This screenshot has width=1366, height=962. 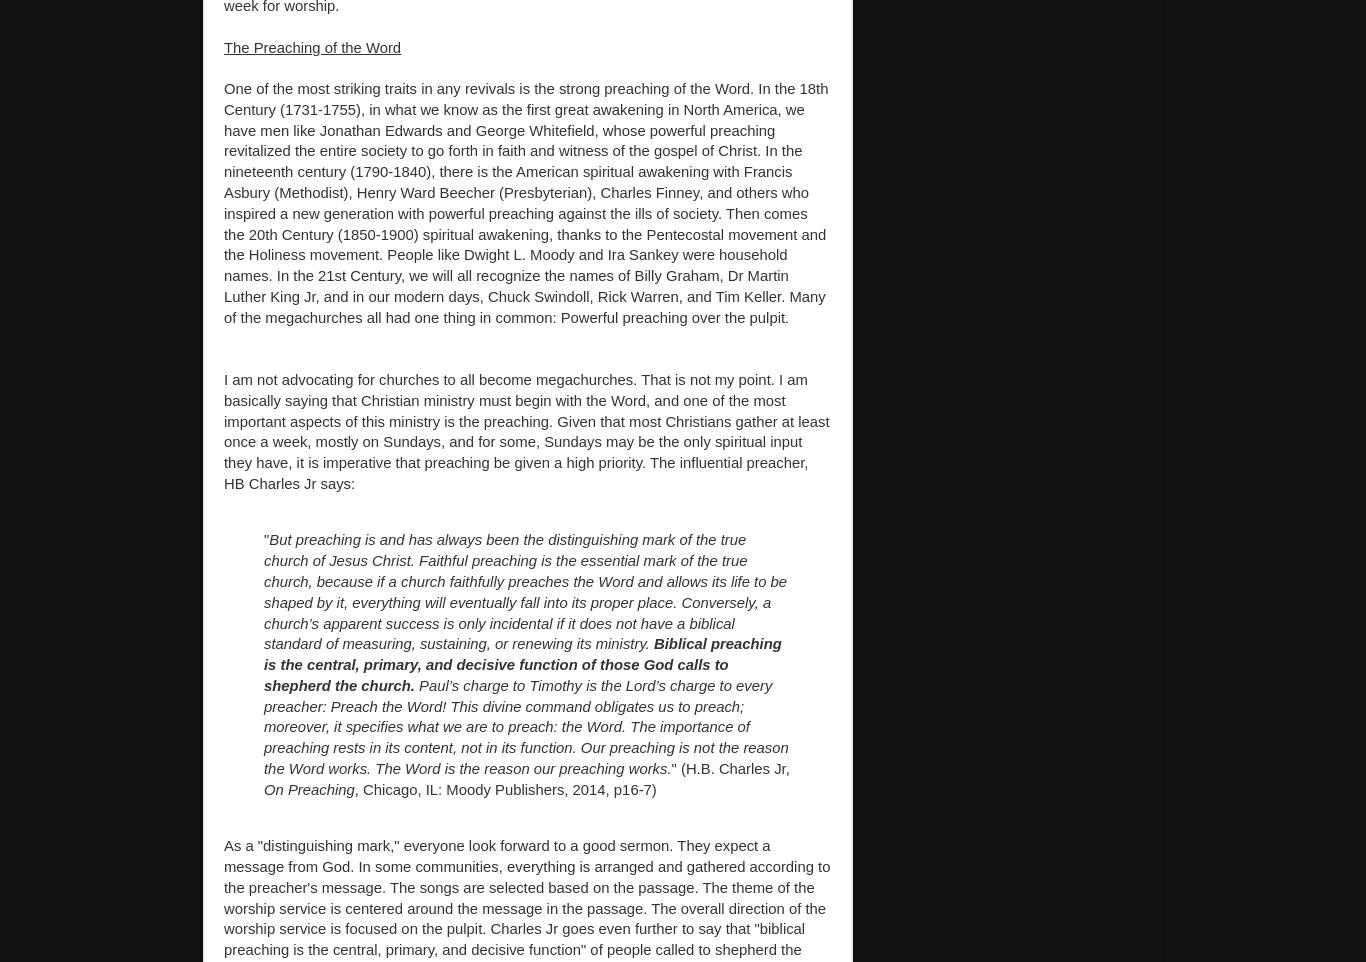 What do you see at coordinates (525, 591) in the screenshot?
I see `'But preaching is and has always been the distinguishing mark of the true church of Jesus Christ. Faithful preaching is the essential mark of the true church, because if a church faithfully preaches the Word and allows its life to be shaped by it, everything will eventually fall into its proper place. Conversely, a church’s apparent success is only incidental if it does not have a biblical standard of measuring, sustaining, or renewing its ministry.'` at bounding box center [525, 591].